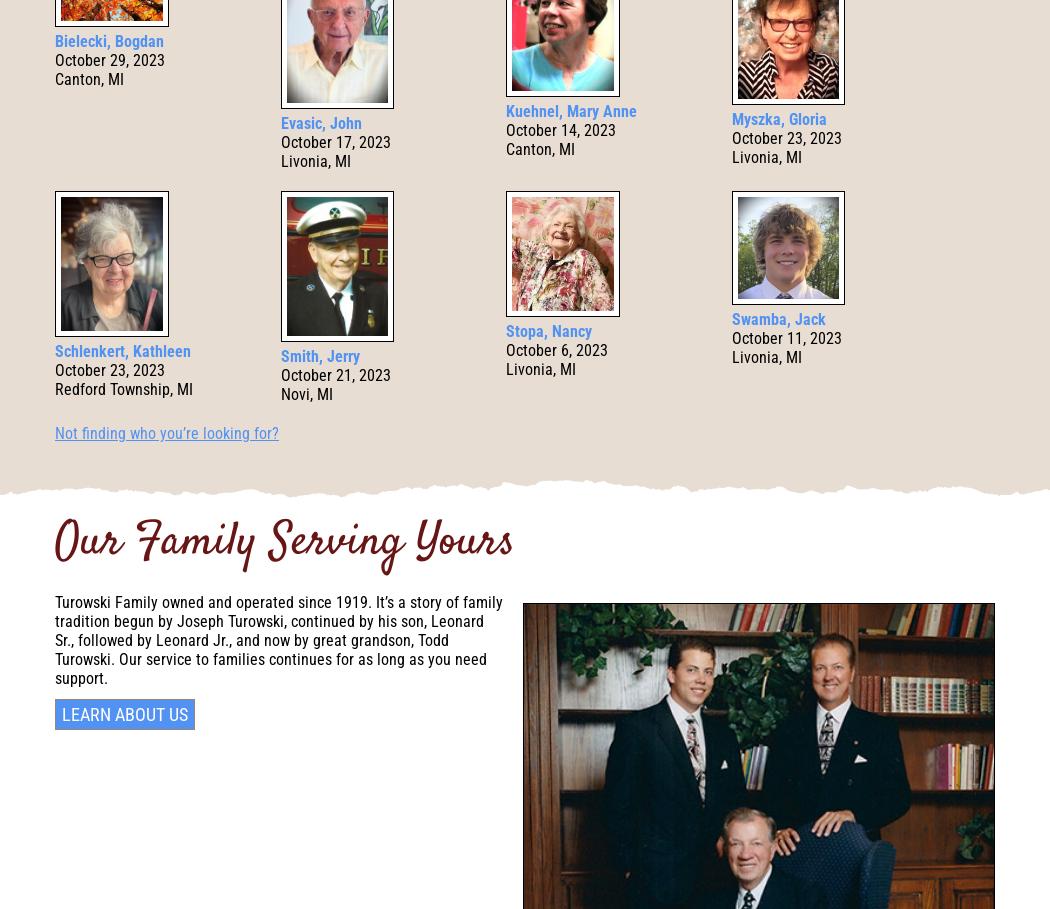 The image size is (1050, 909). Describe the element at coordinates (121, 350) in the screenshot. I see `'Schlenkert, Kathleen'` at that location.